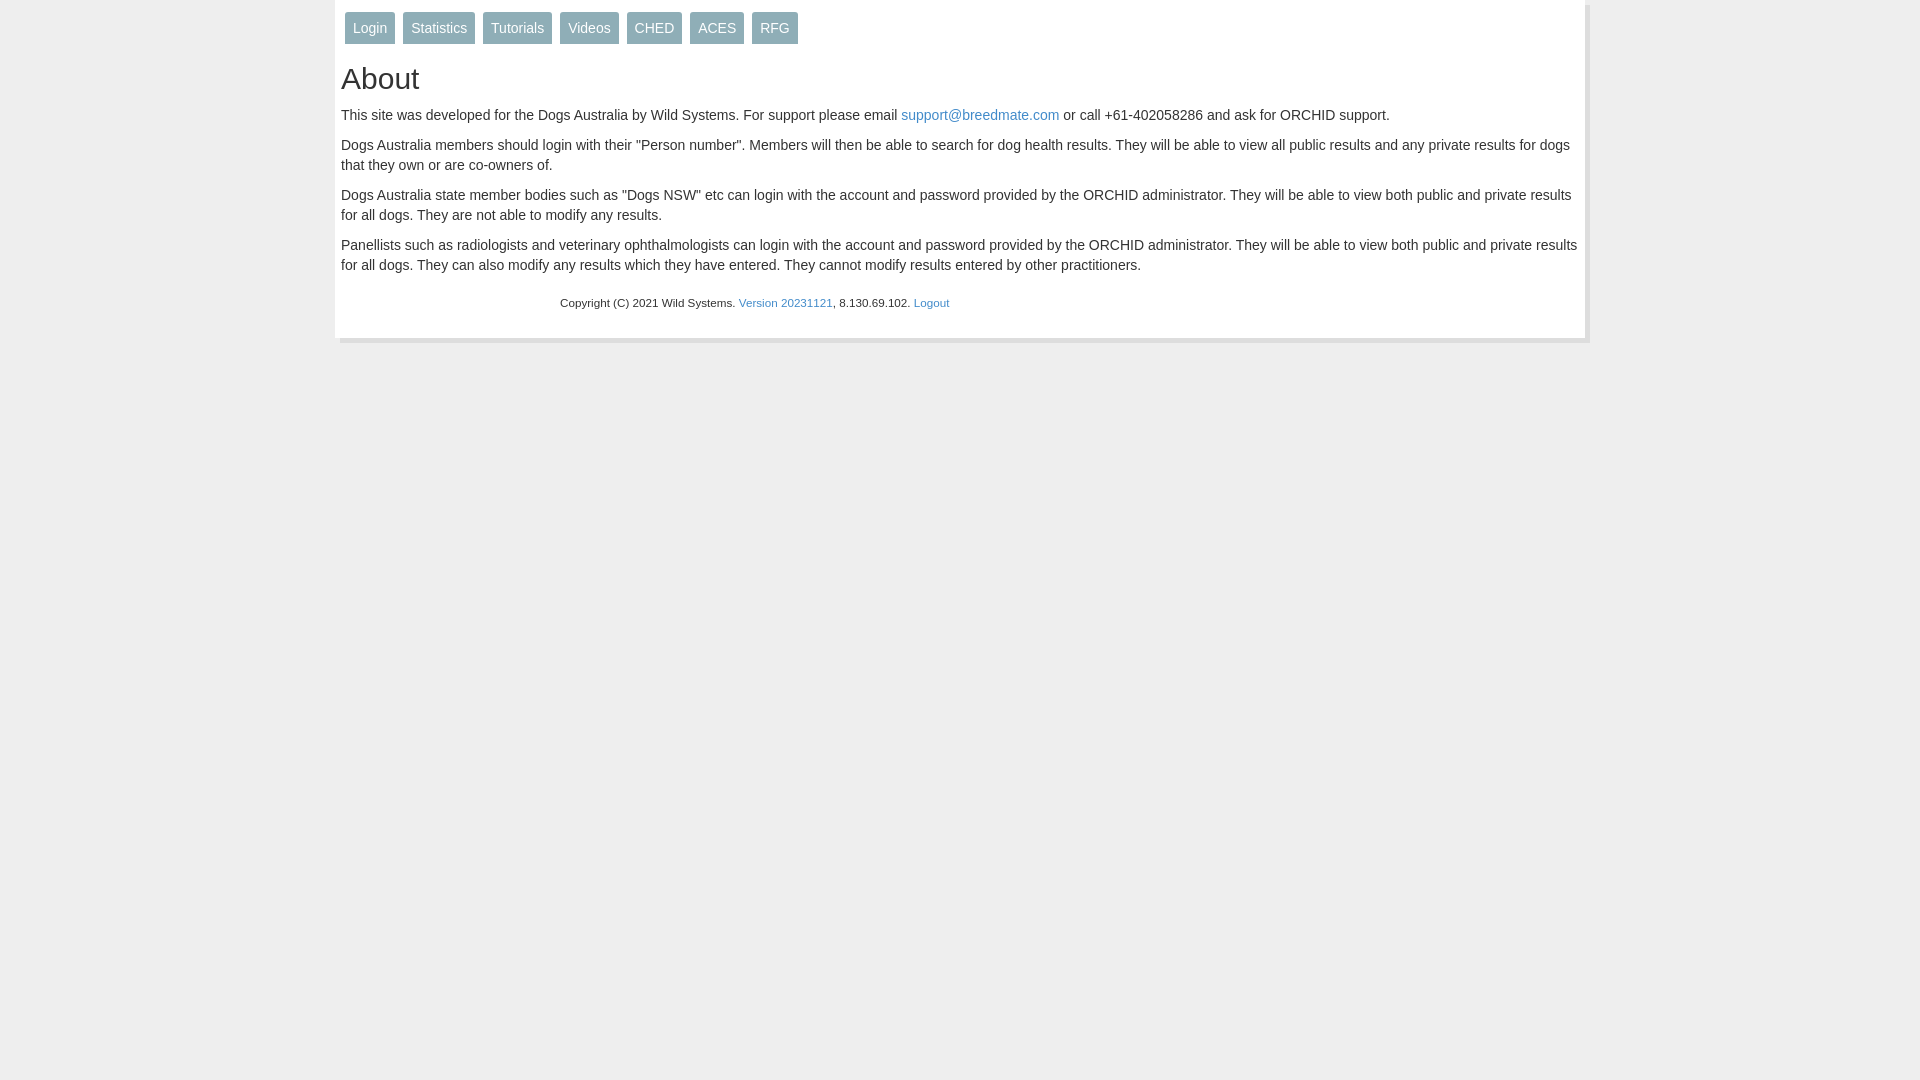 Image resolution: width=1920 pixels, height=1080 pixels. Describe the element at coordinates (773, 27) in the screenshot. I see `'RFG'` at that location.